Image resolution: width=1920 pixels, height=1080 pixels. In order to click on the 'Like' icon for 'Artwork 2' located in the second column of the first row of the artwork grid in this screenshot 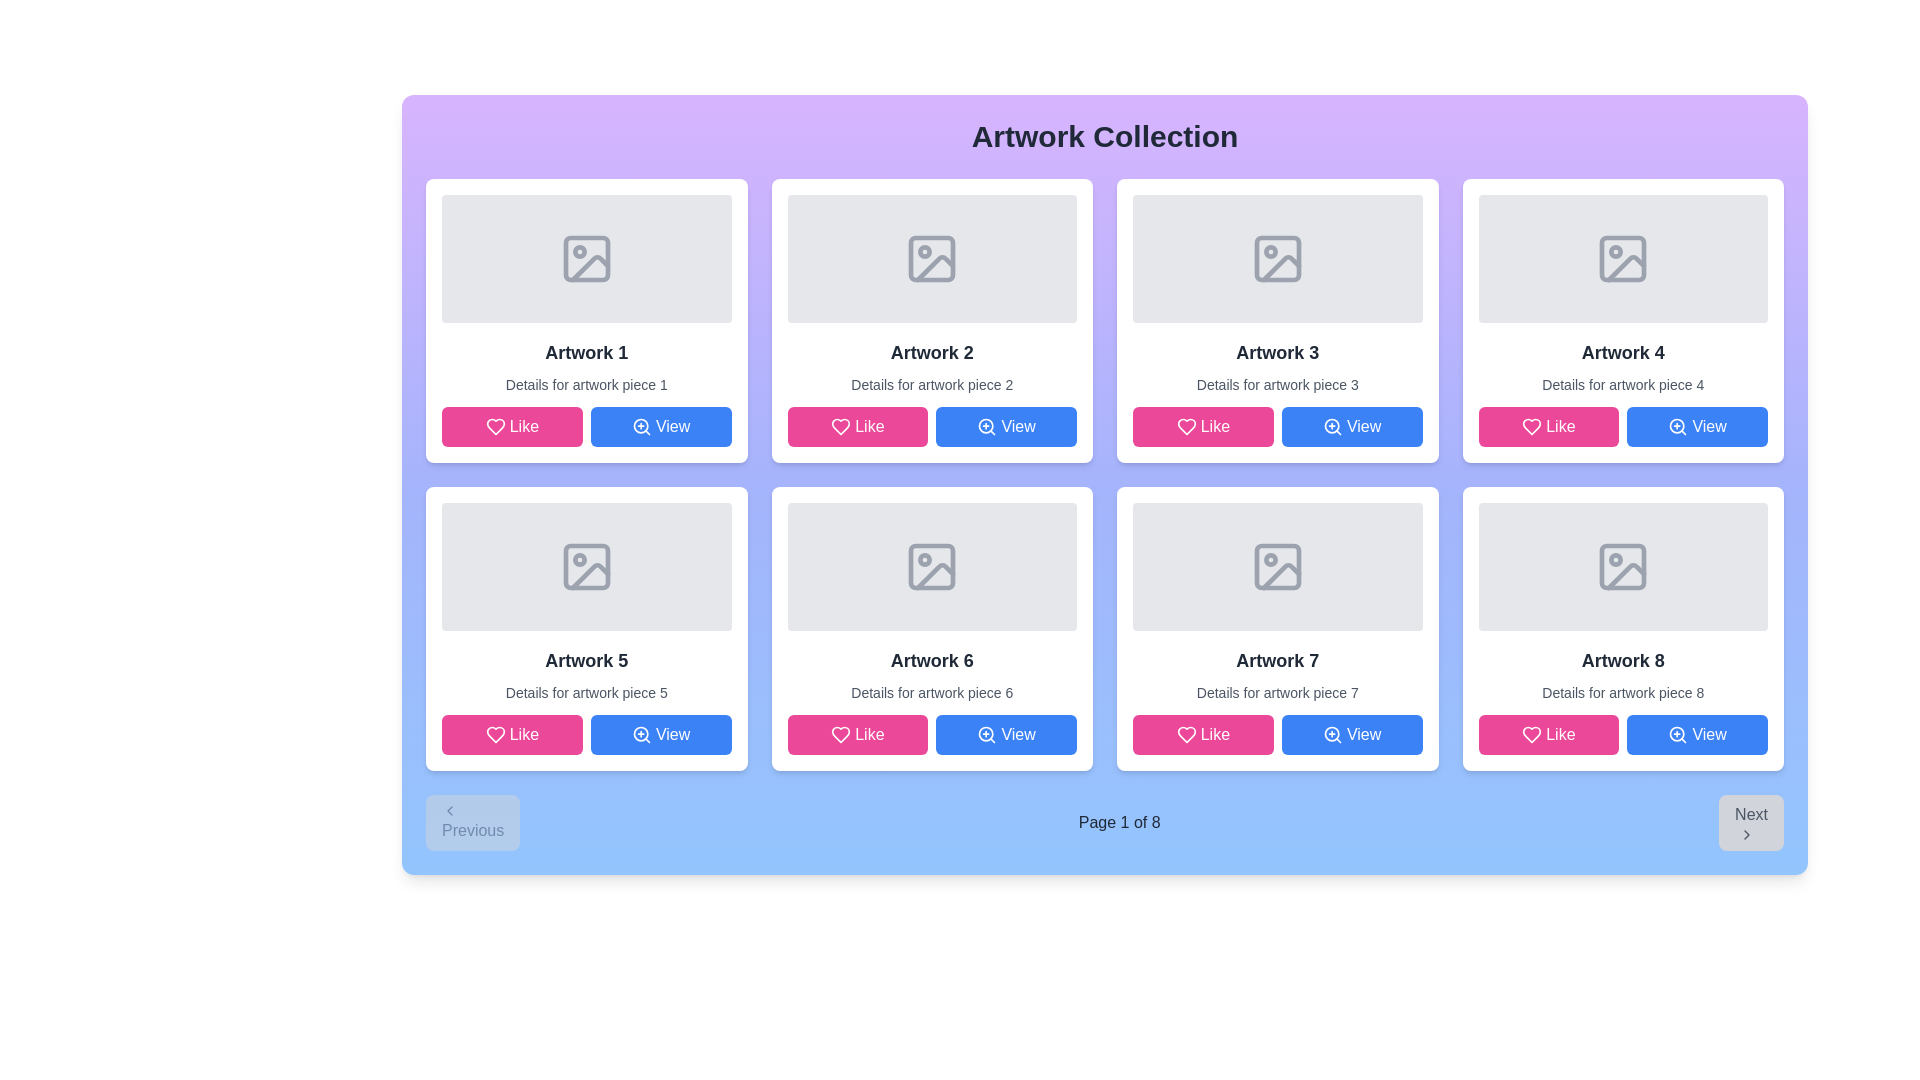, I will do `click(841, 426)`.